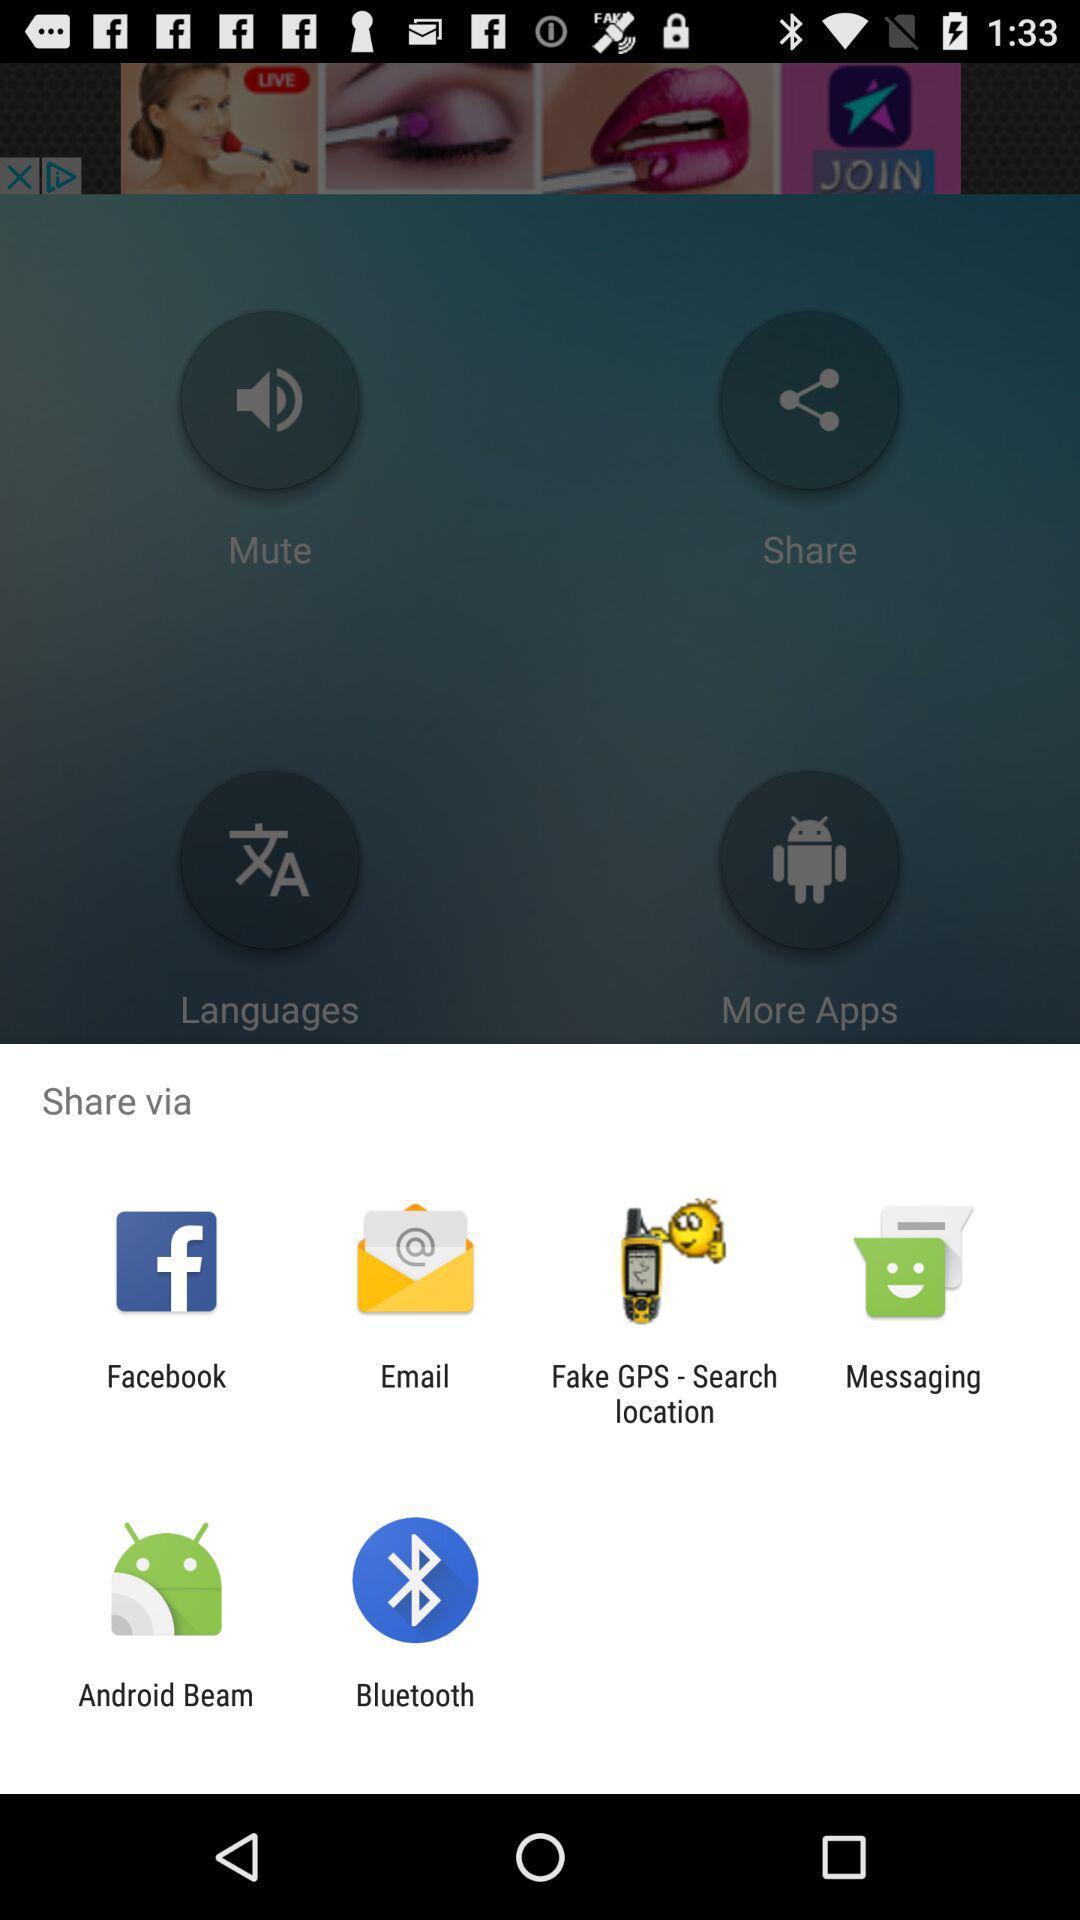 The image size is (1080, 1920). I want to click on icon next to the messaging, so click(664, 1392).